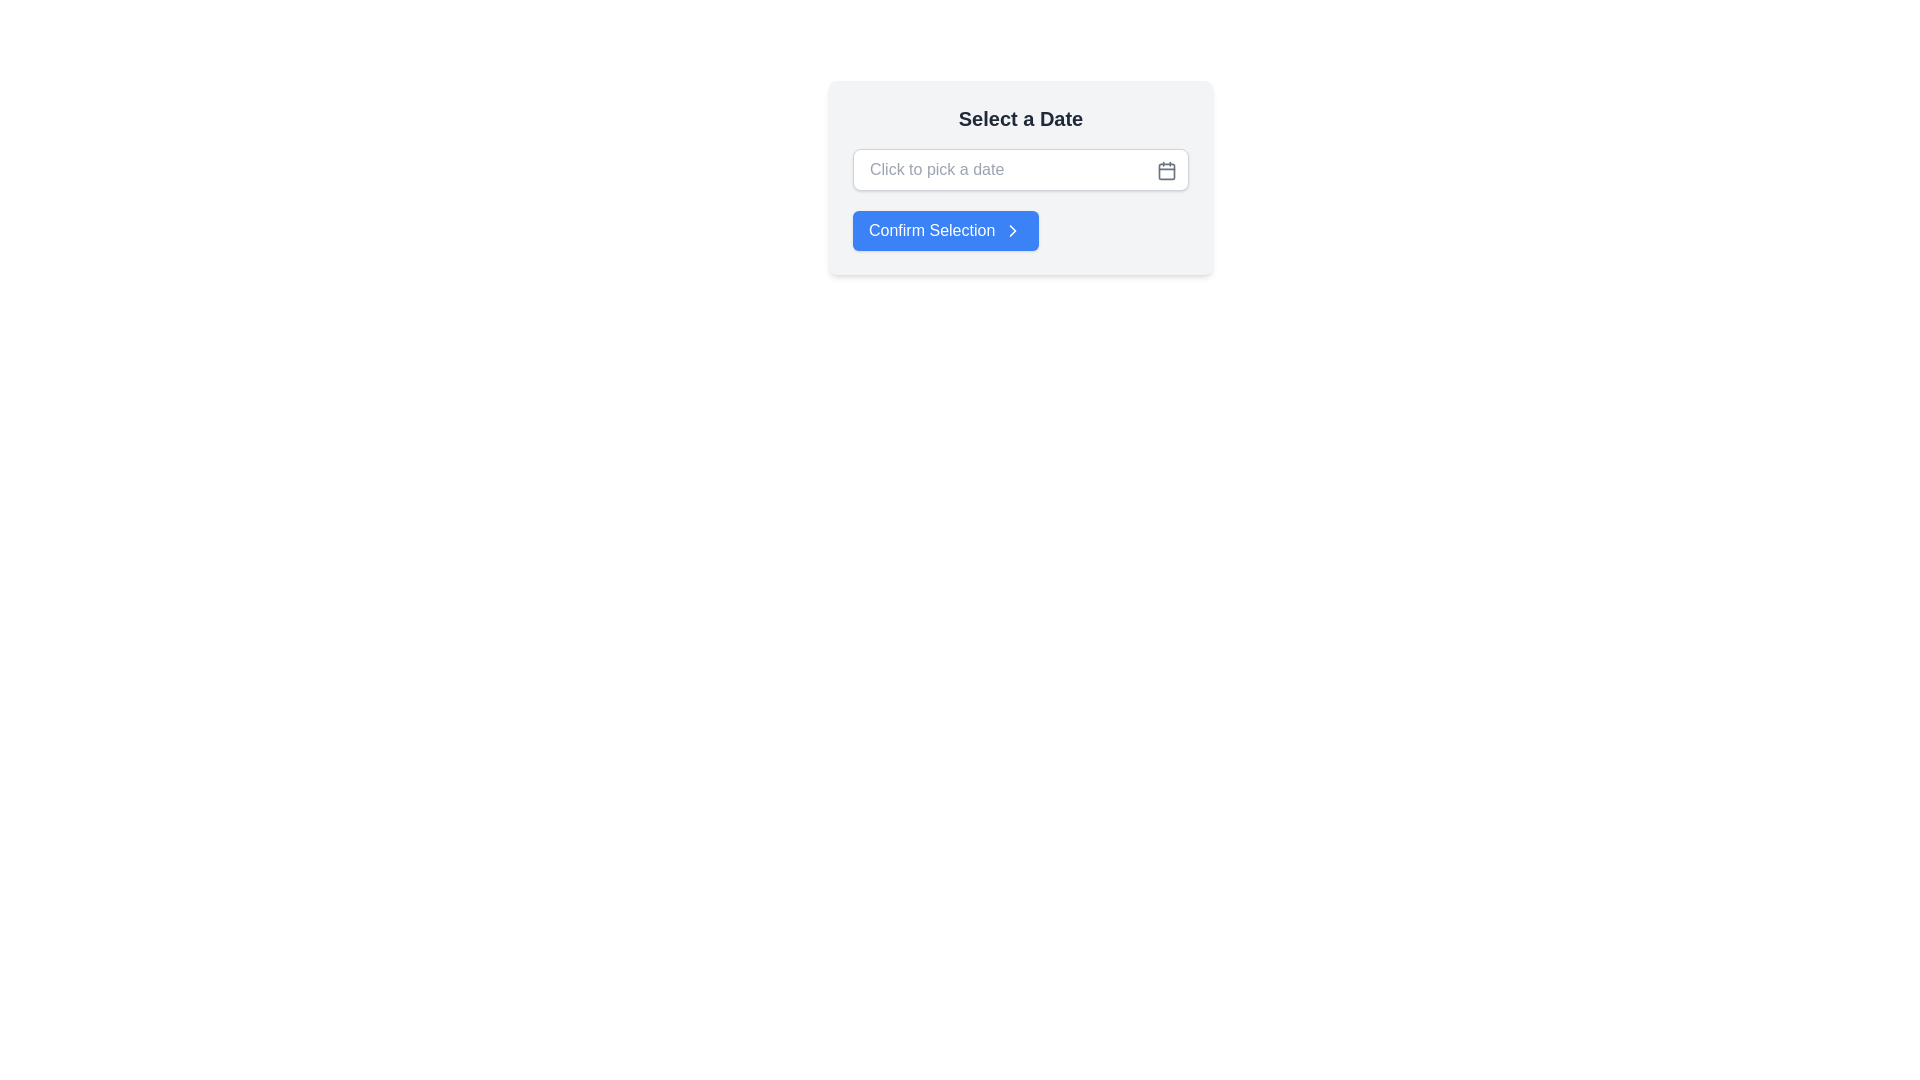  Describe the element at coordinates (1021, 168) in the screenshot. I see `into the Date picker input field located in the section titled 'Select a Date'` at that location.